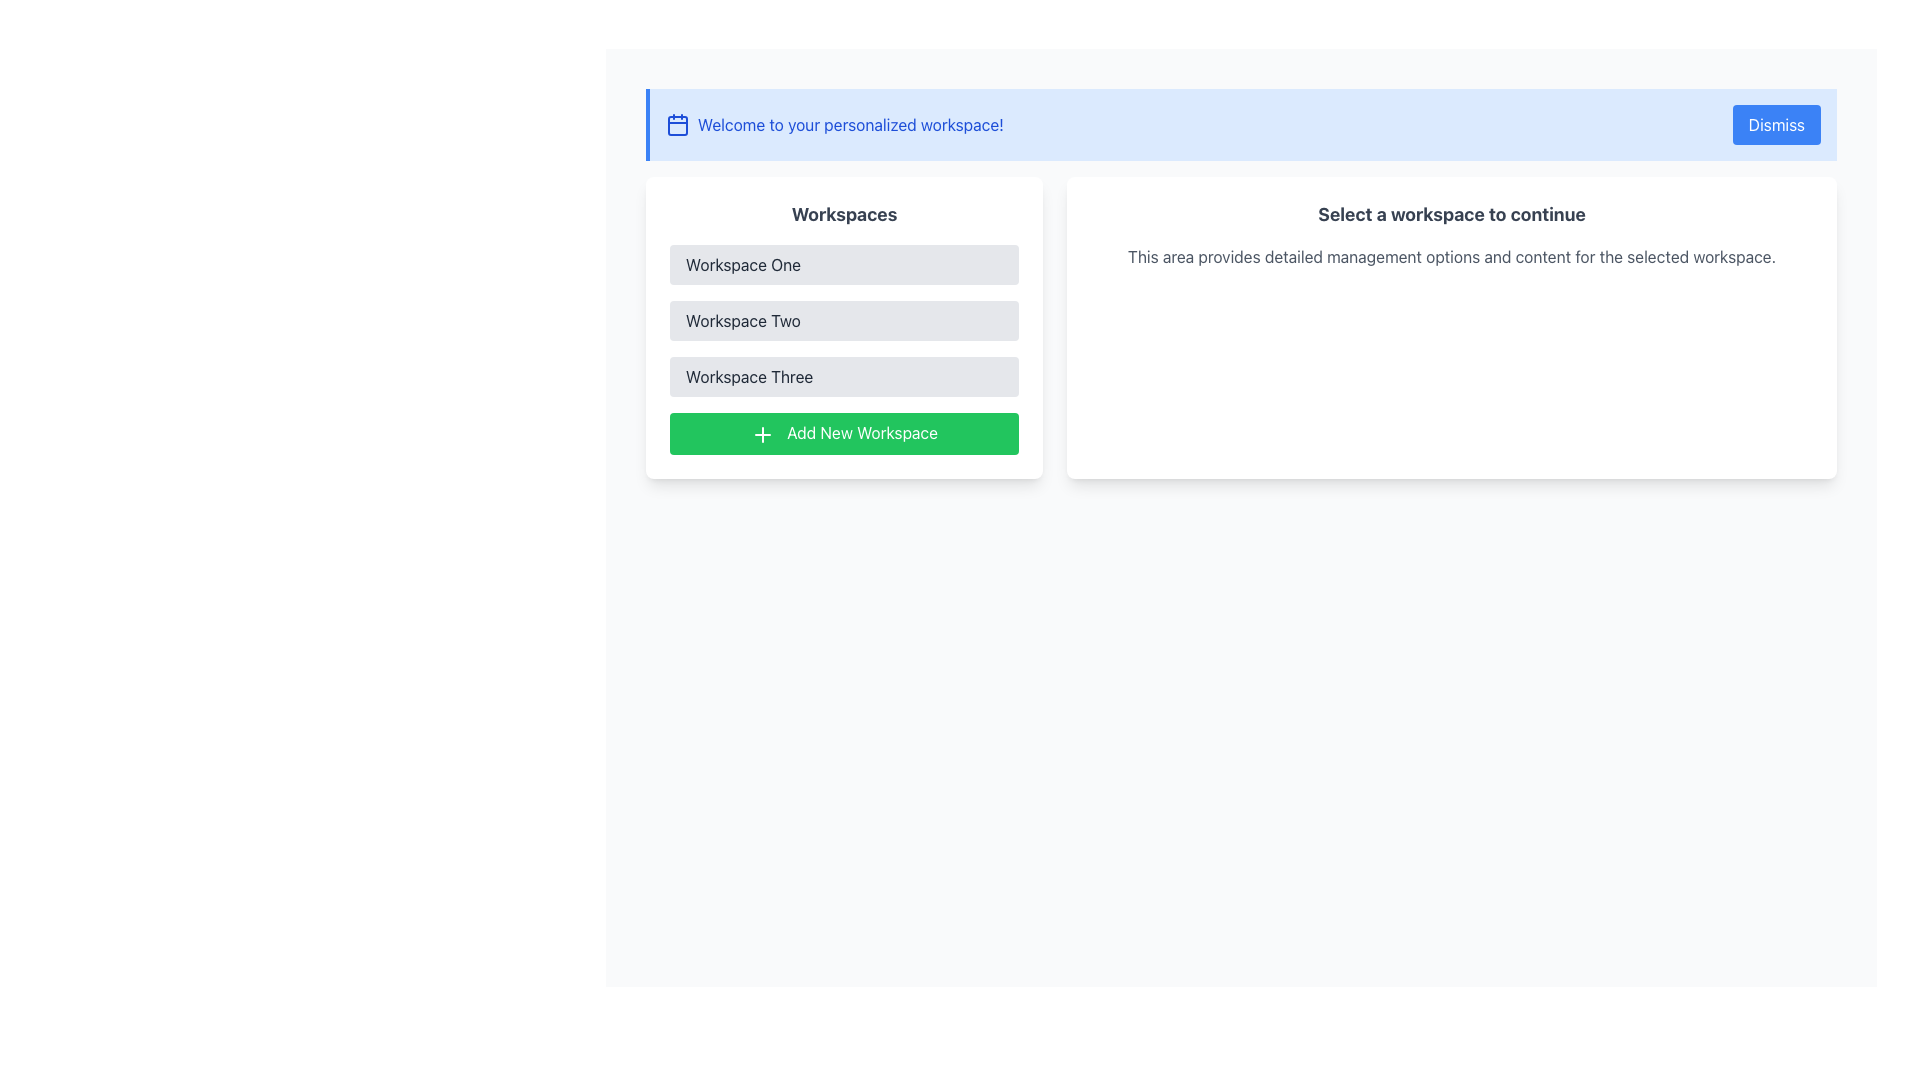 This screenshot has width=1920, height=1080. What do you see at coordinates (844, 377) in the screenshot?
I see `the selectable option for 'Workspace Three' to change the displayed contents or focus the interface on this workspace` at bounding box center [844, 377].